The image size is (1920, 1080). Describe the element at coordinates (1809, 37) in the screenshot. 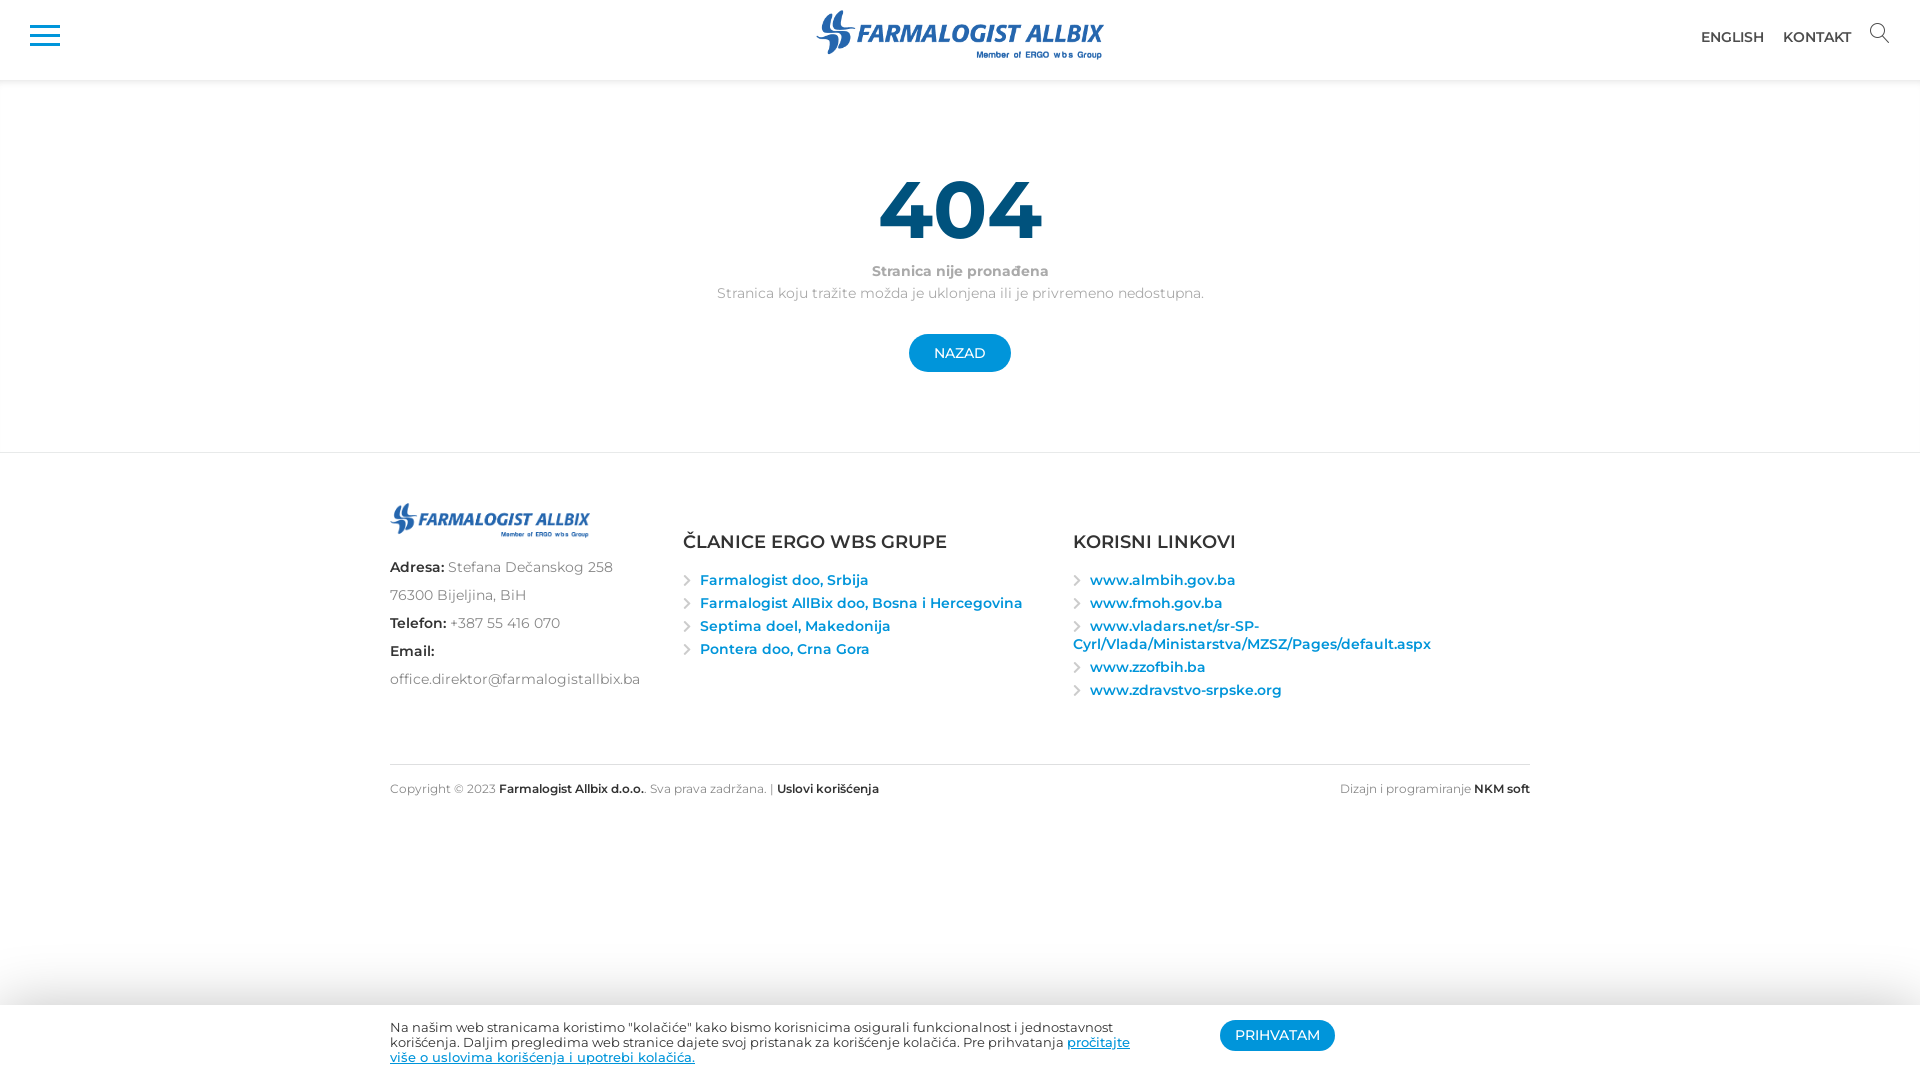

I see `'KONTAKT'` at that location.